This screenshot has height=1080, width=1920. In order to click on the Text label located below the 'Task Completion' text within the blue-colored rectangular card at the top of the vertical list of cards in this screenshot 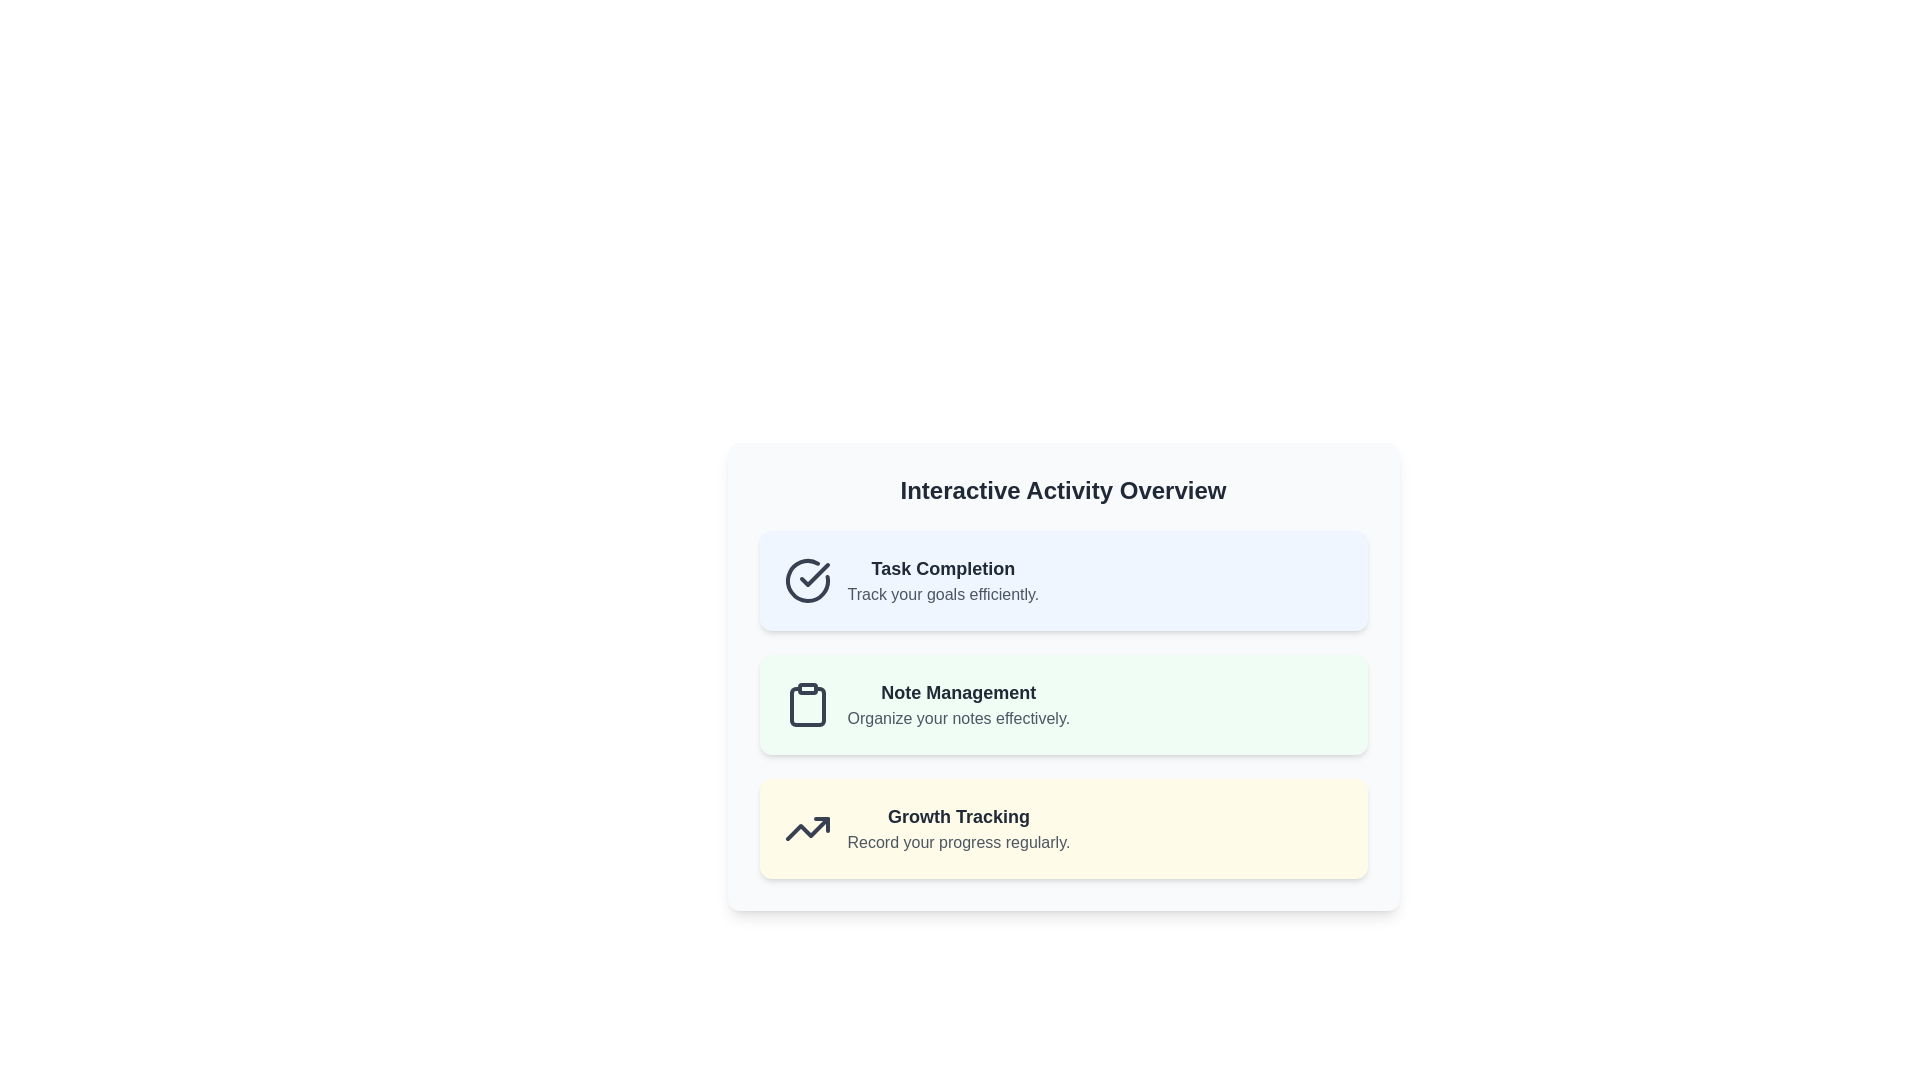, I will do `click(942, 593)`.